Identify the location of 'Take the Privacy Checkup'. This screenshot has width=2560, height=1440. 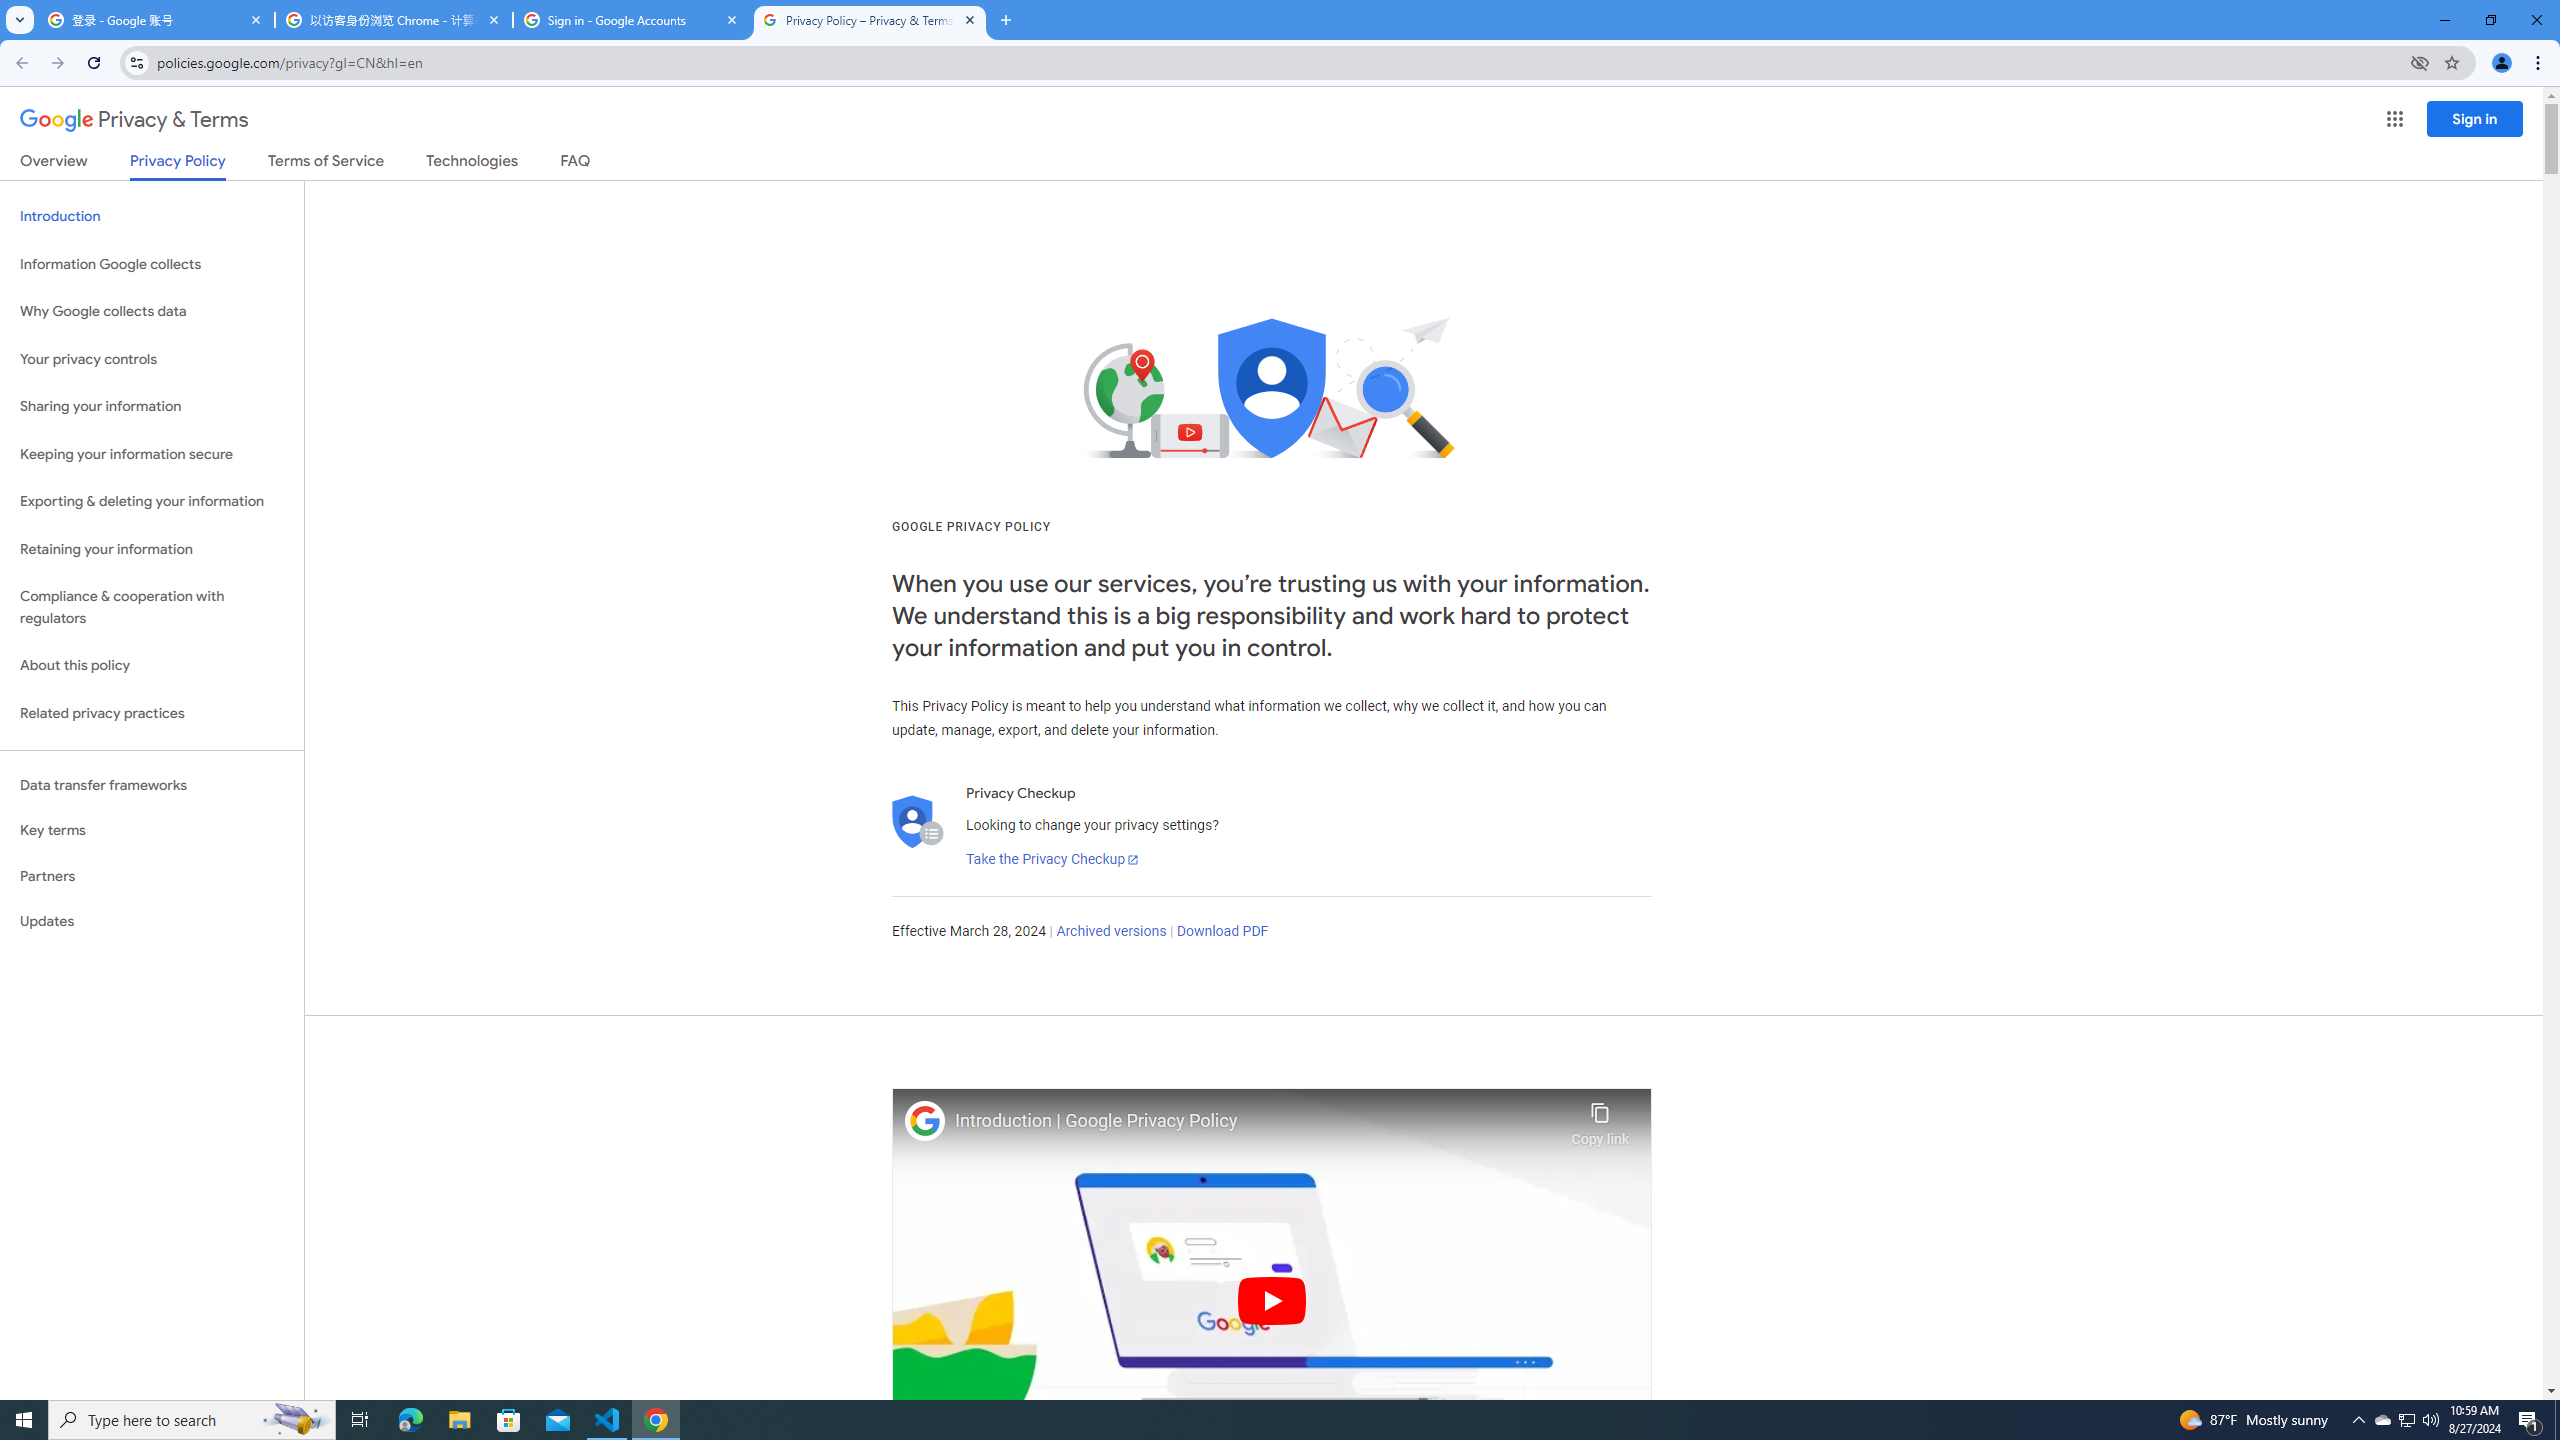
(1051, 858).